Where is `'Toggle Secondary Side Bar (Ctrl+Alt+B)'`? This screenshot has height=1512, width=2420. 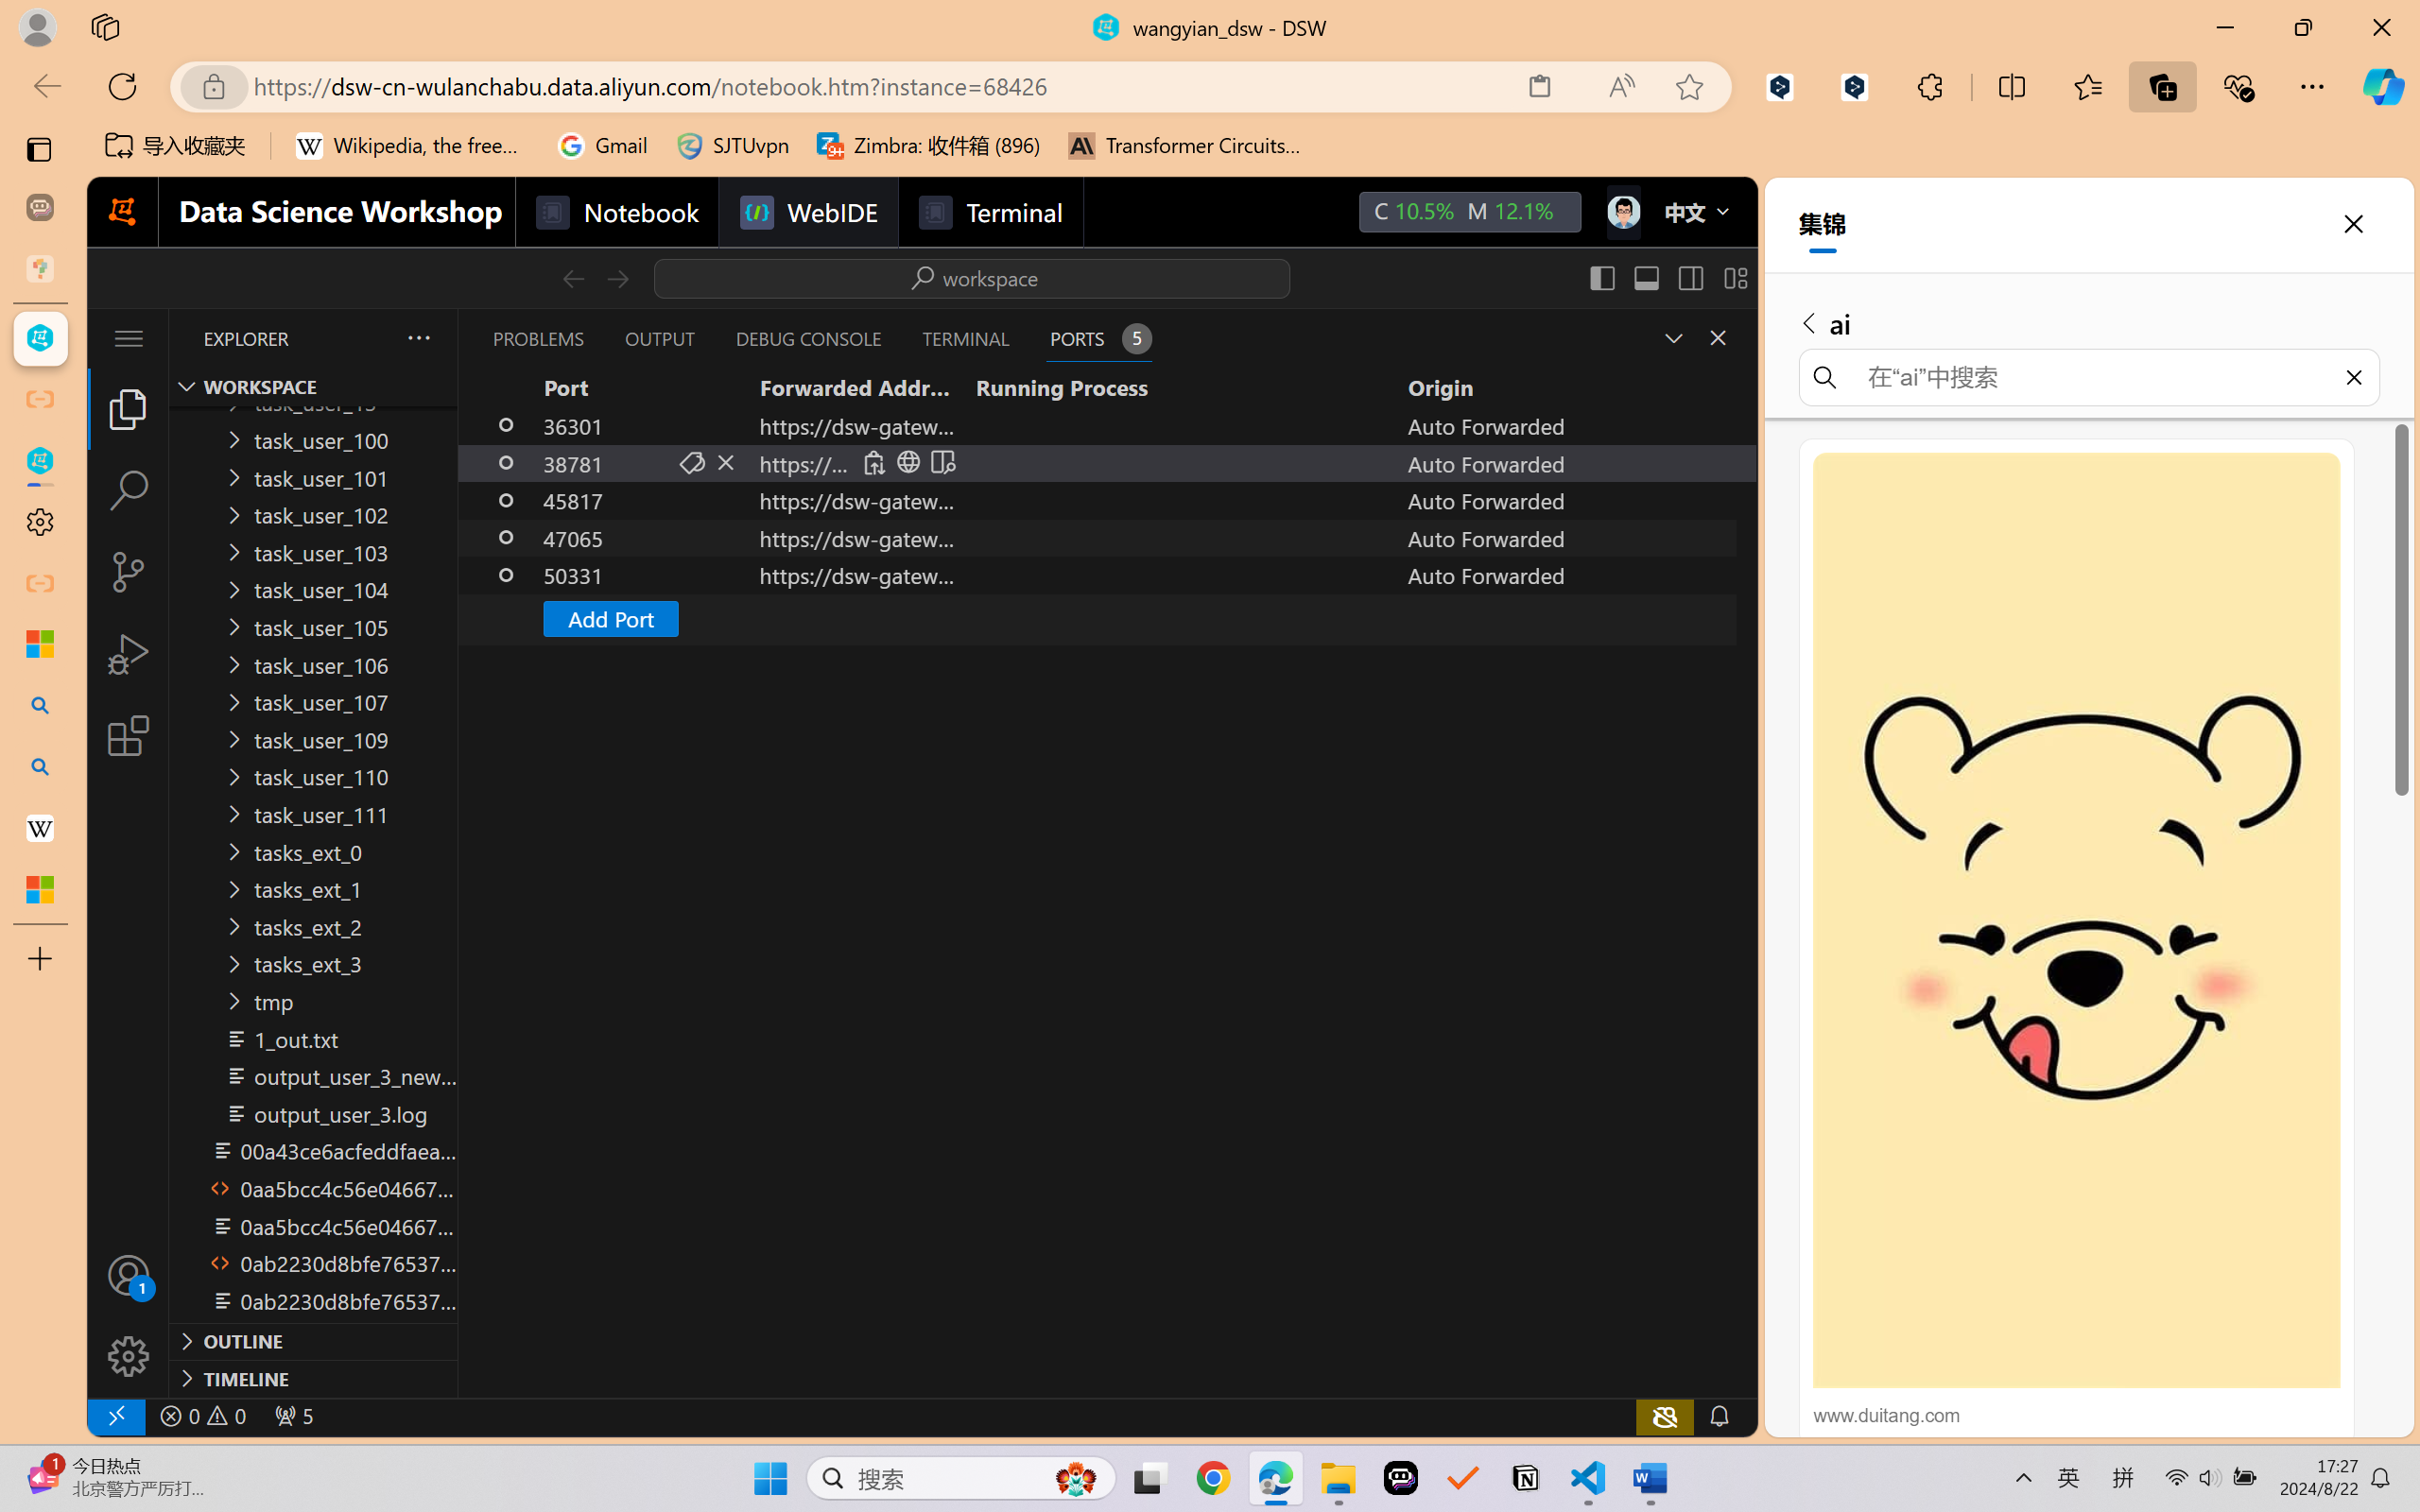 'Toggle Secondary Side Bar (Ctrl+Alt+B)' is located at coordinates (1687, 277).